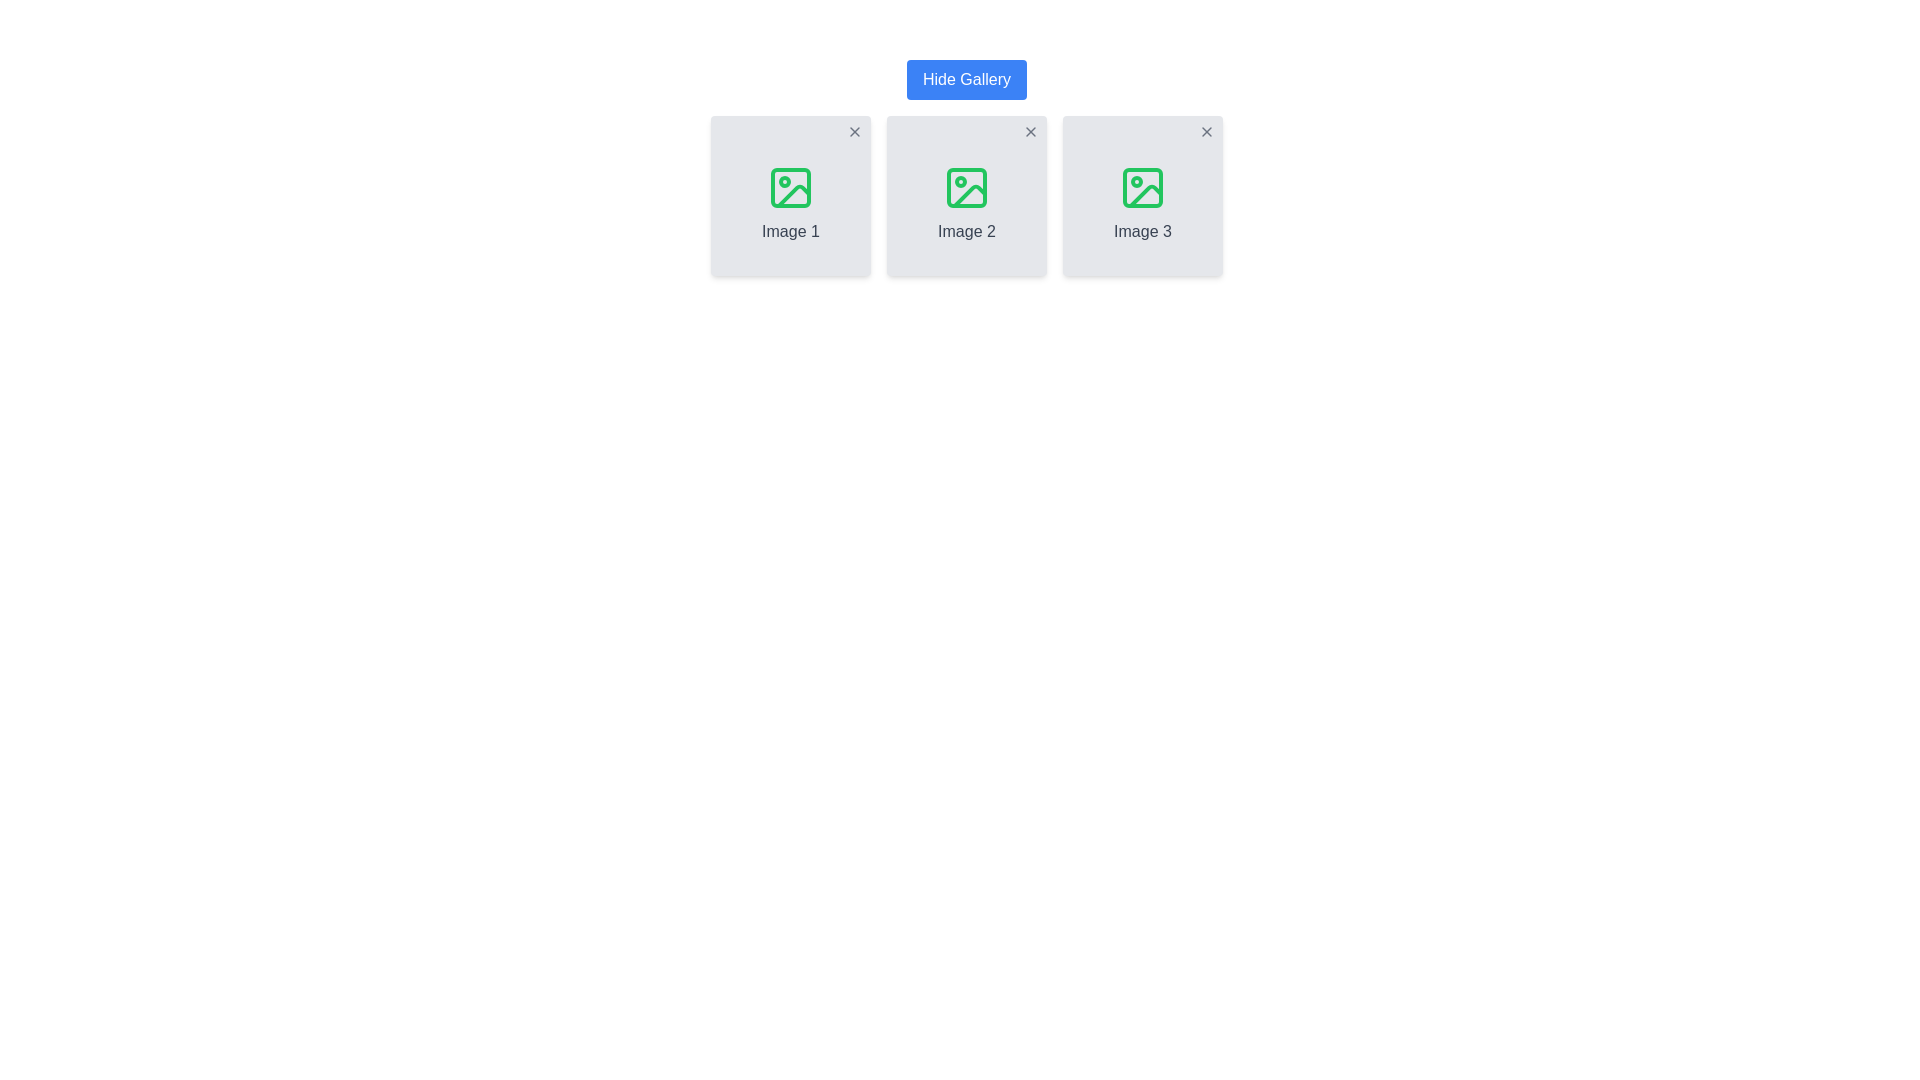 This screenshot has width=1920, height=1080. What do you see at coordinates (966, 230) in the screenshot?
I see `the text label displaying 'Image 2', which is styled with a light gray color and is positioned below a green image icon` at bounding box center [966, 230].